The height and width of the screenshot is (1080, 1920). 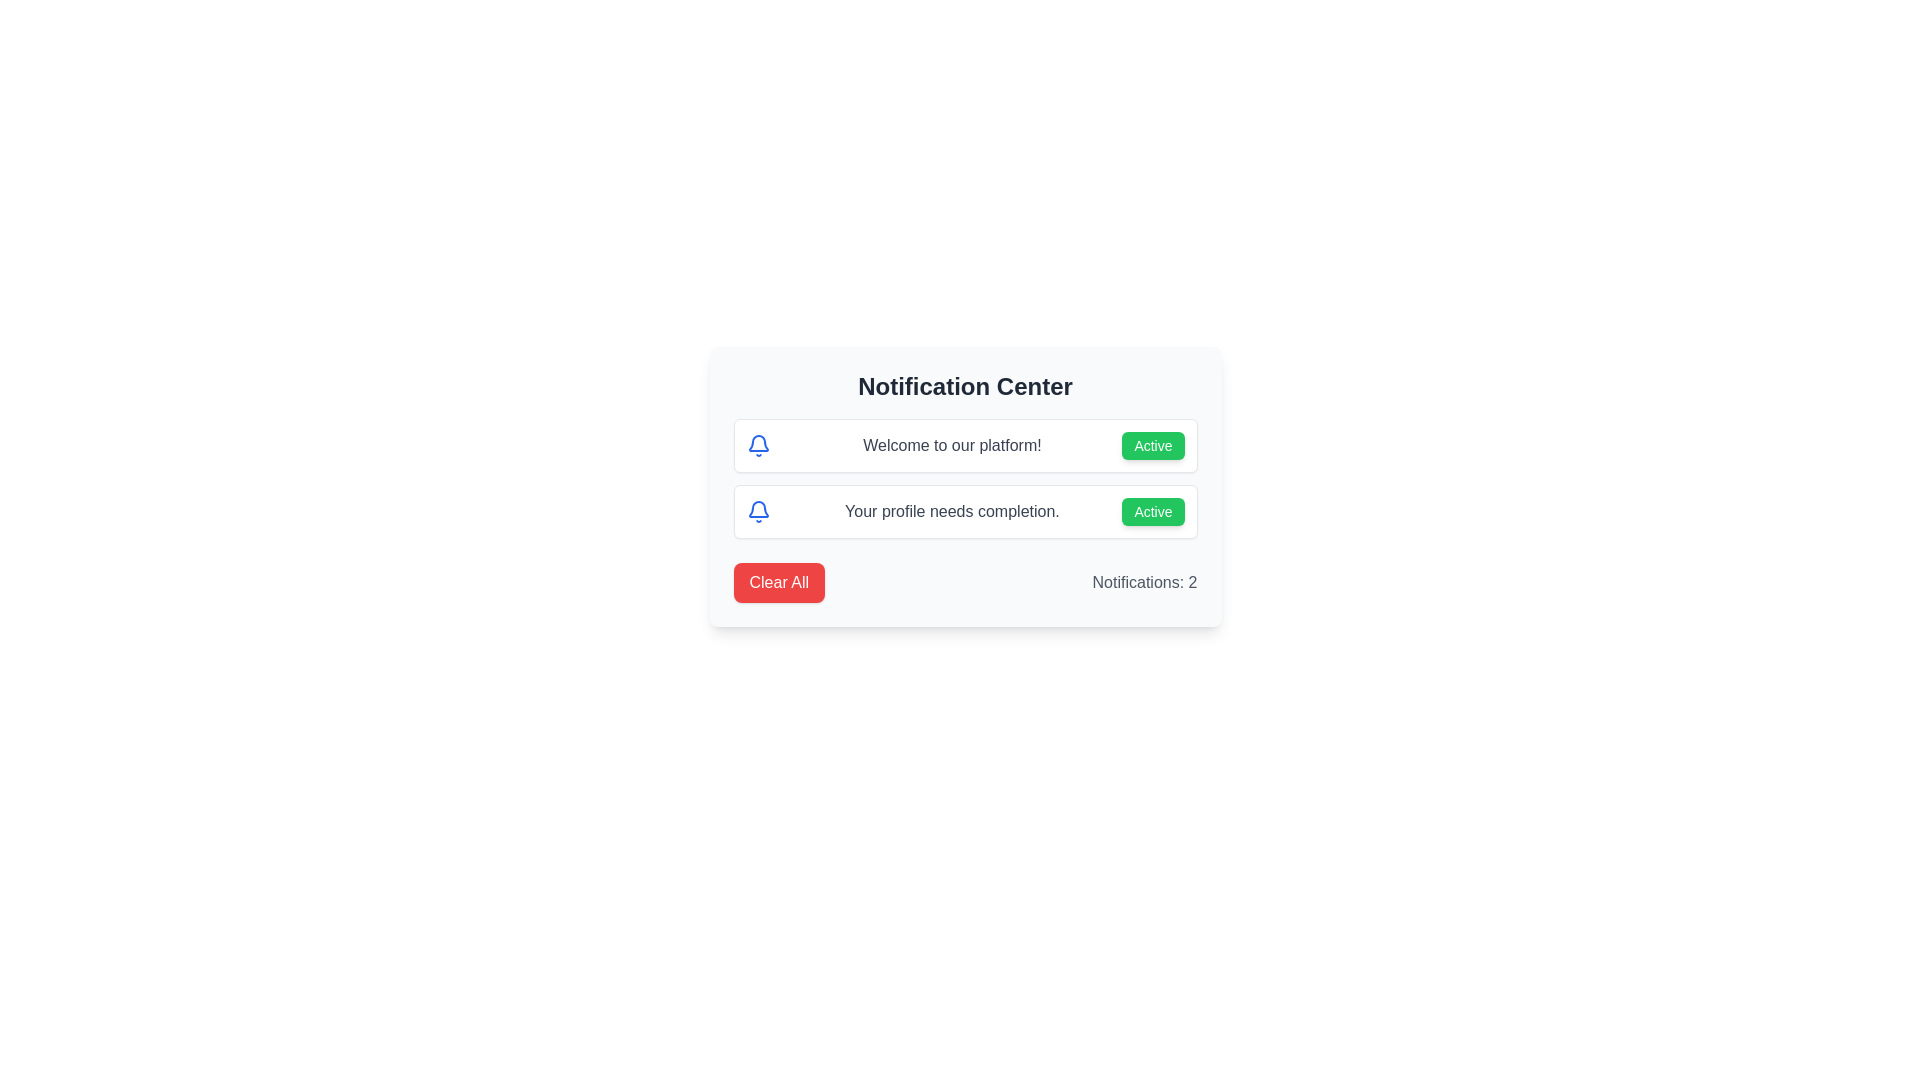 What do you see at coordinates (1153, 445) in the screenshot?
I see `the green button labeled 'Active' located at the right end of the notification entry` at bounding box center [1153, 445].